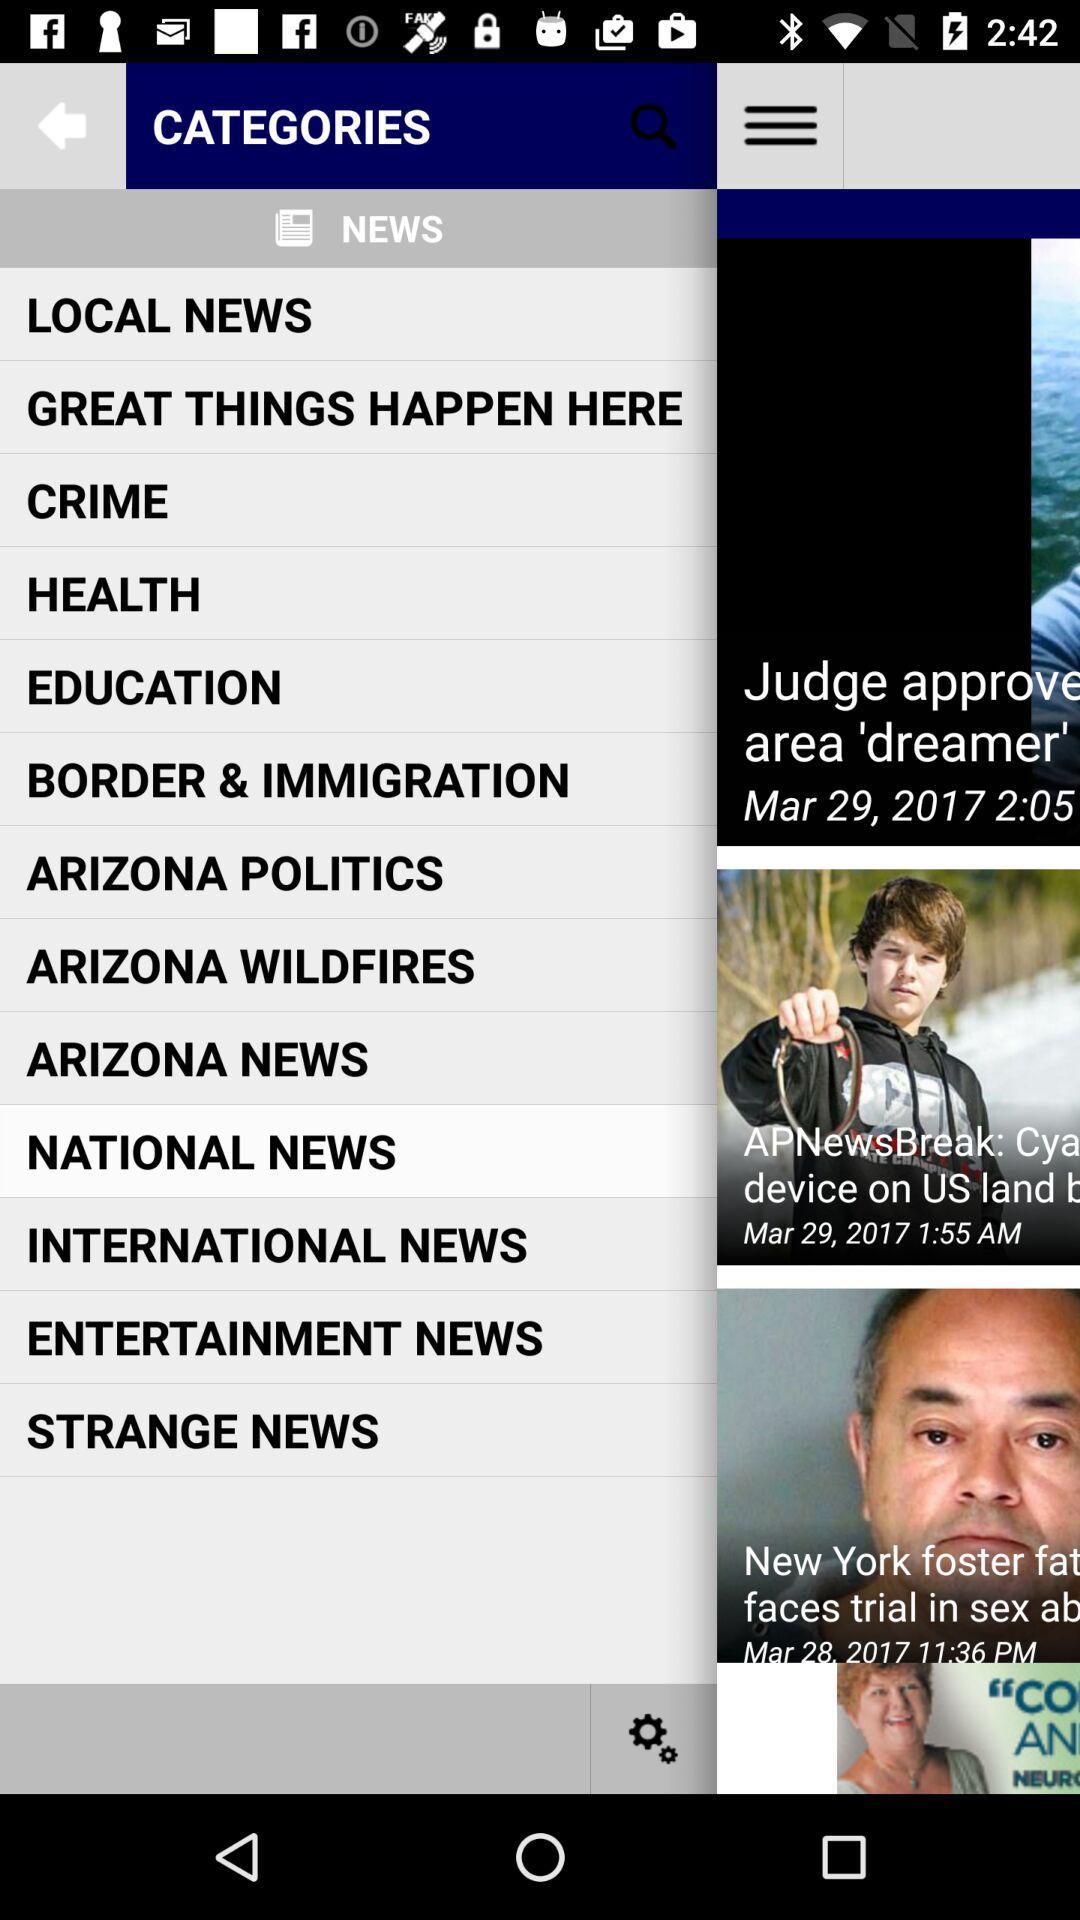 The width and height of the screenshot is (1080, 1920). I want to click on the settings icon, so click(654, 1737).